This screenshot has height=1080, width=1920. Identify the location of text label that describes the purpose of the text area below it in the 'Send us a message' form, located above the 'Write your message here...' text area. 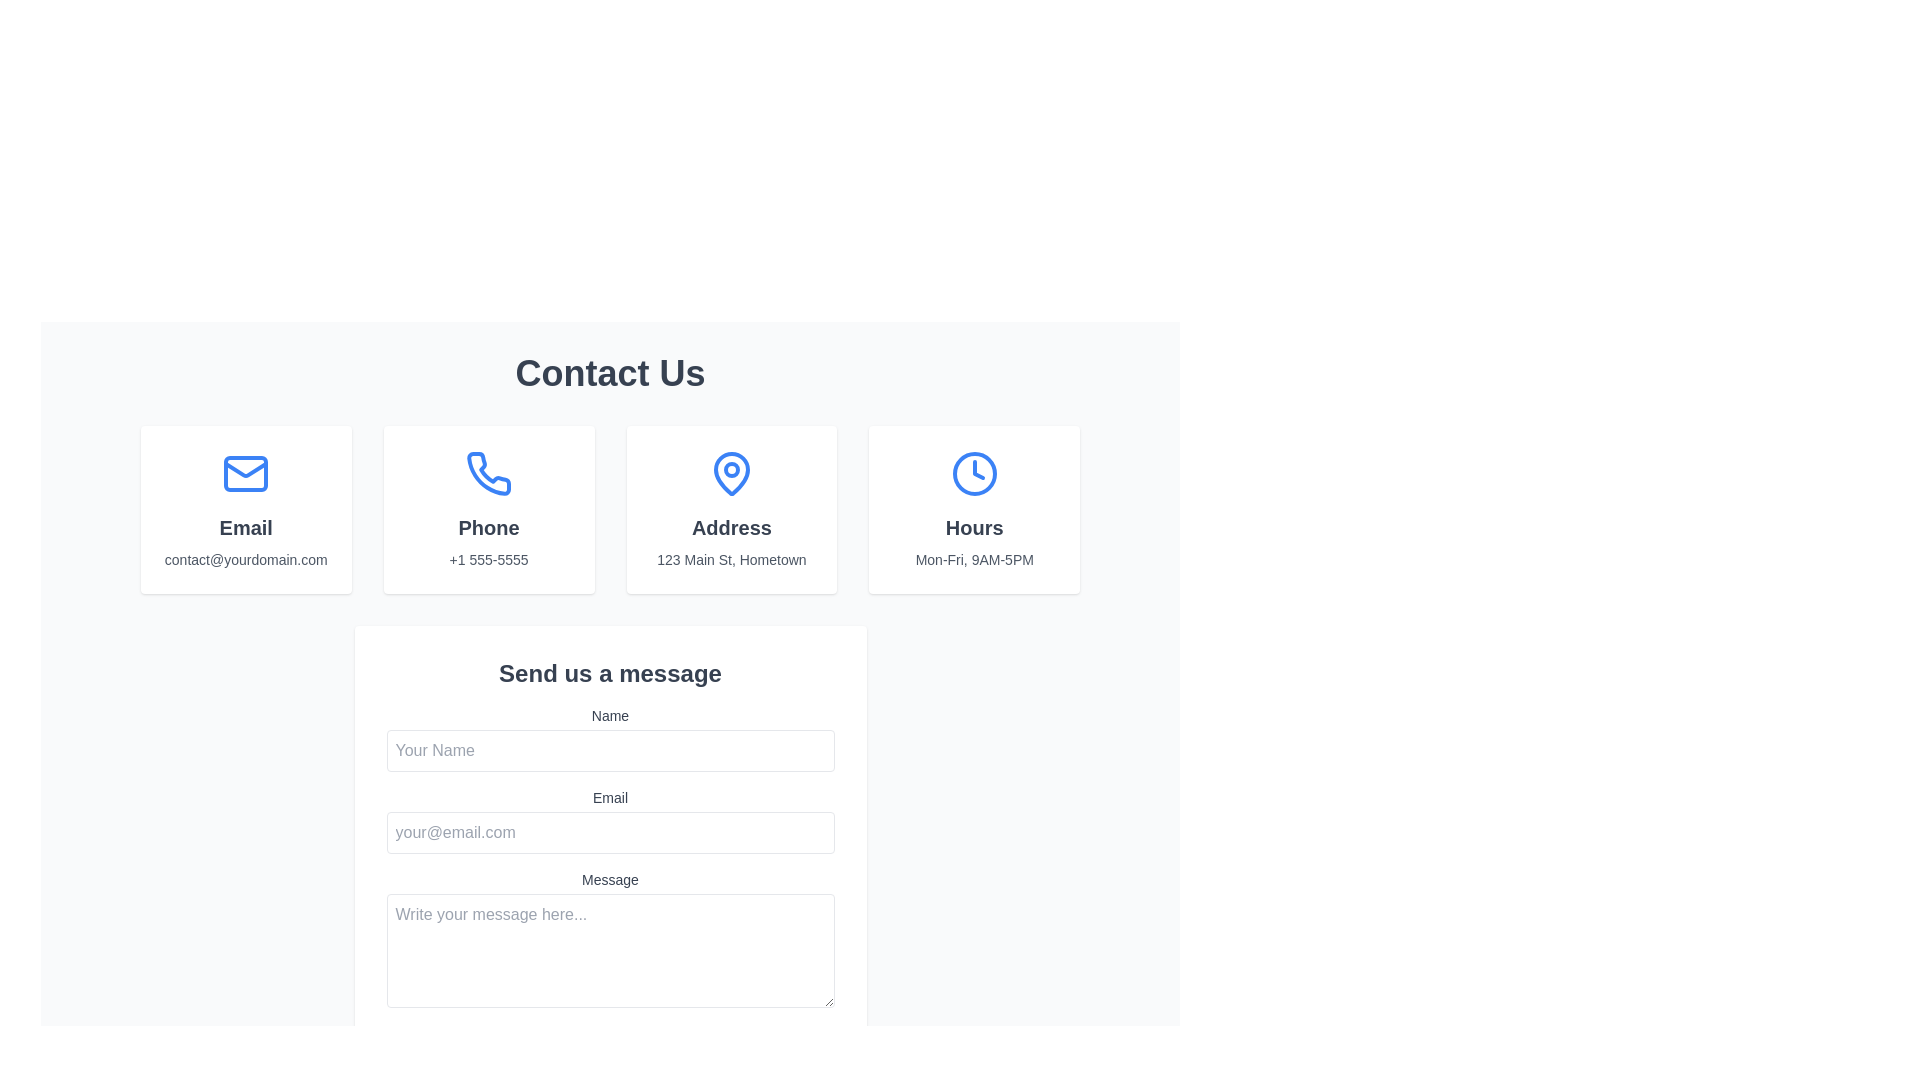
(609, 878).